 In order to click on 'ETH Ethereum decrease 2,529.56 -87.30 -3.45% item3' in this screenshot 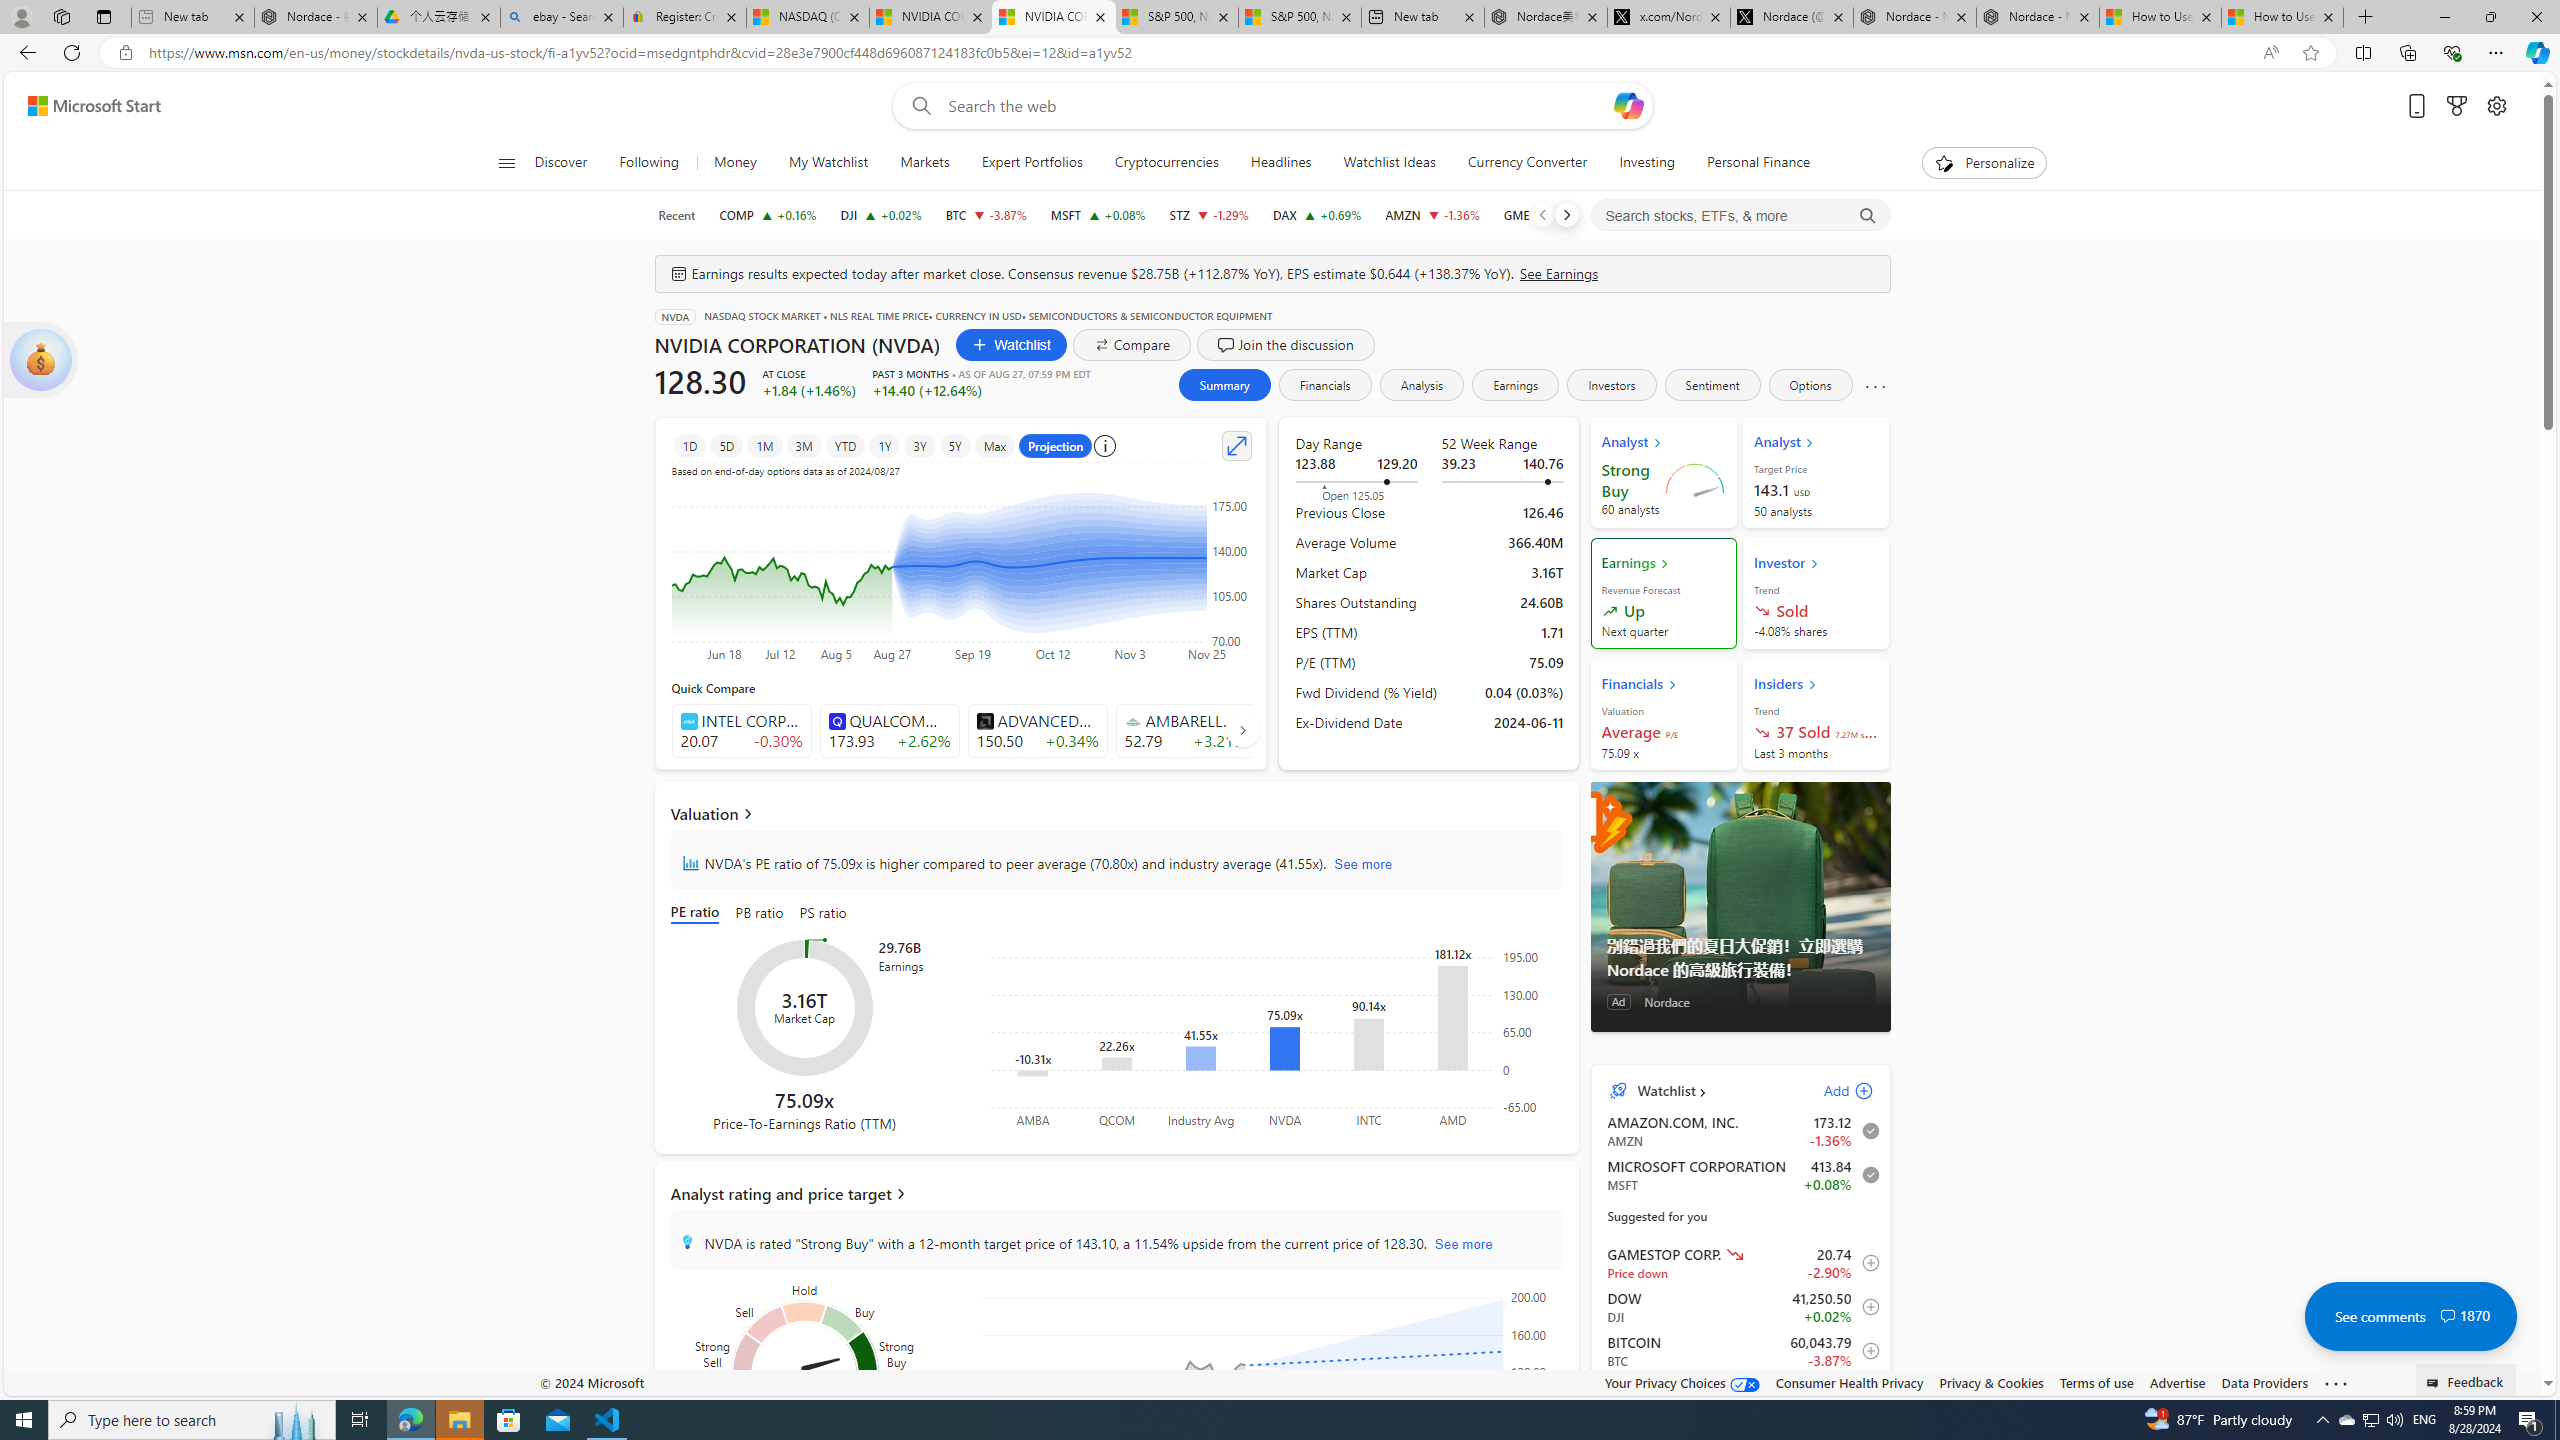, I will do `click(1740, 1394)`.